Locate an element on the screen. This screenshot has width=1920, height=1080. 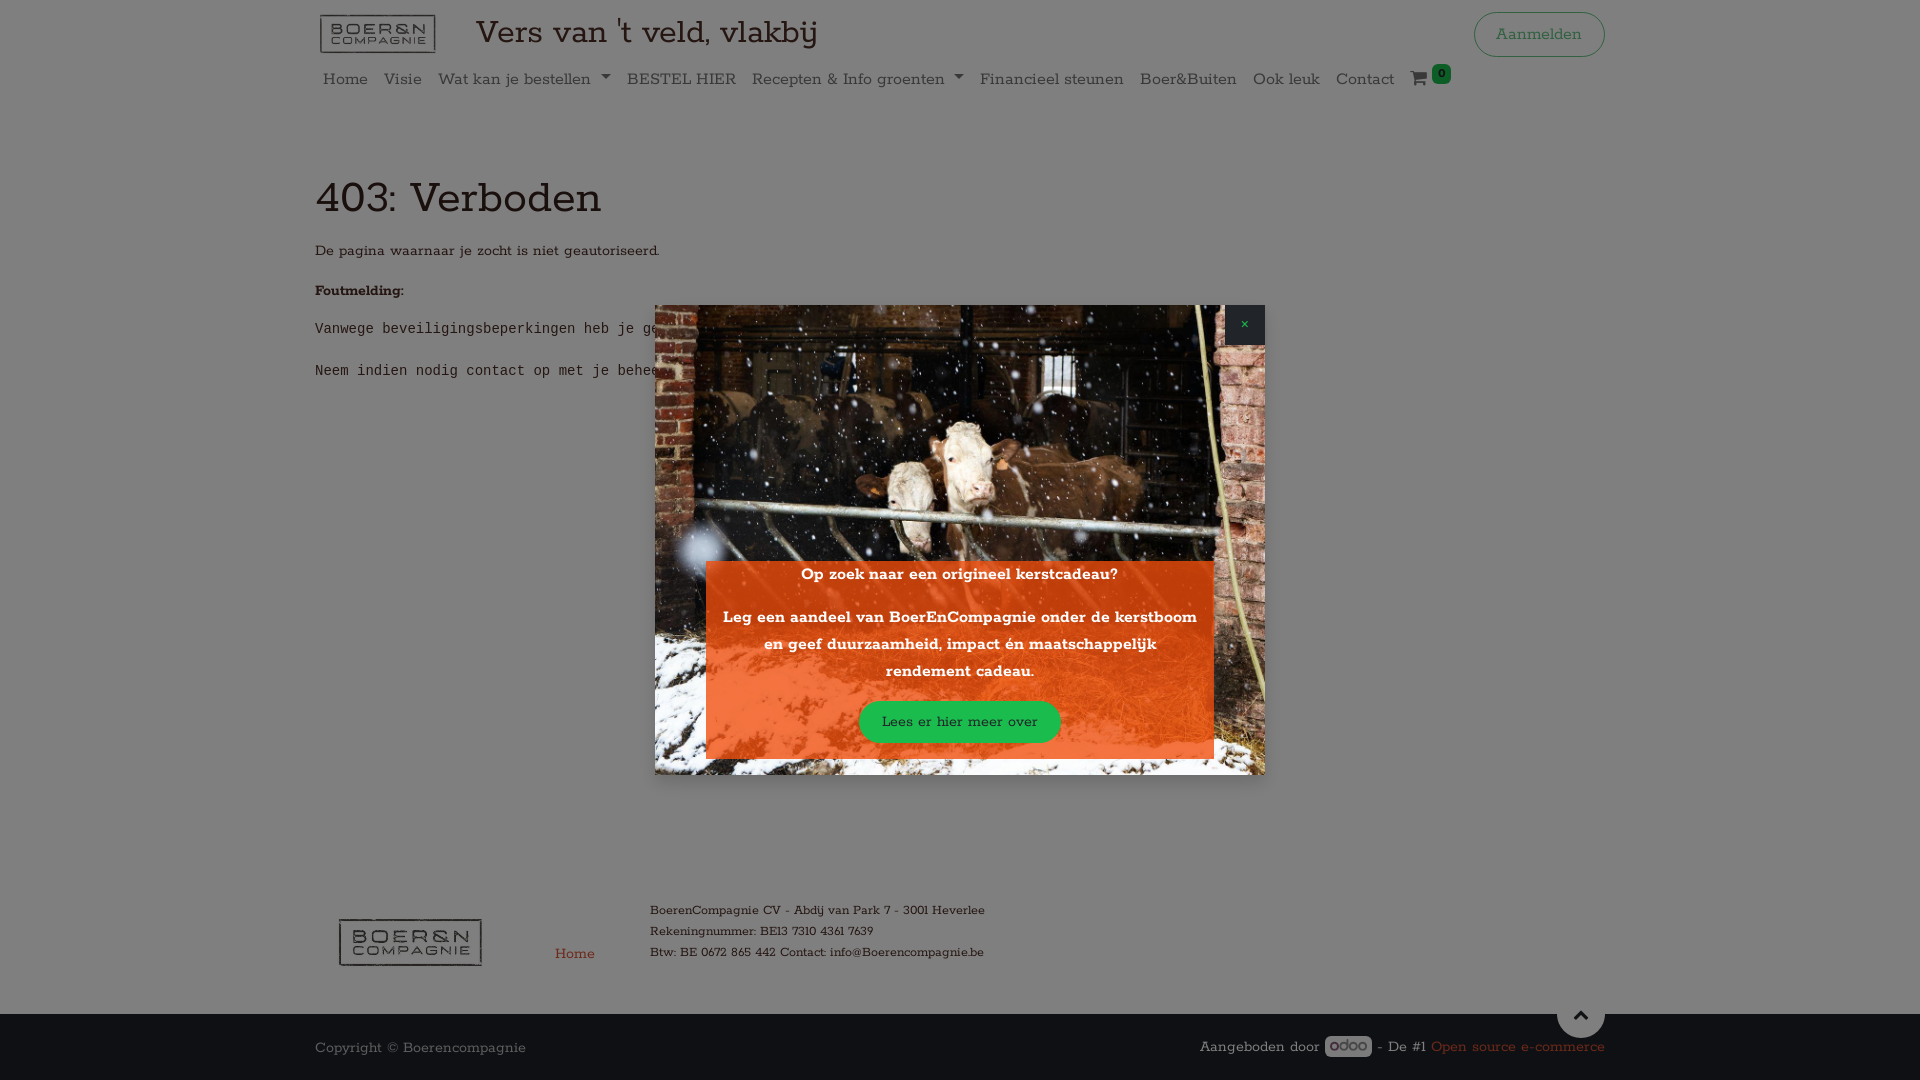
'Recepten & Info groenten' is located at coordinates (858, 78).